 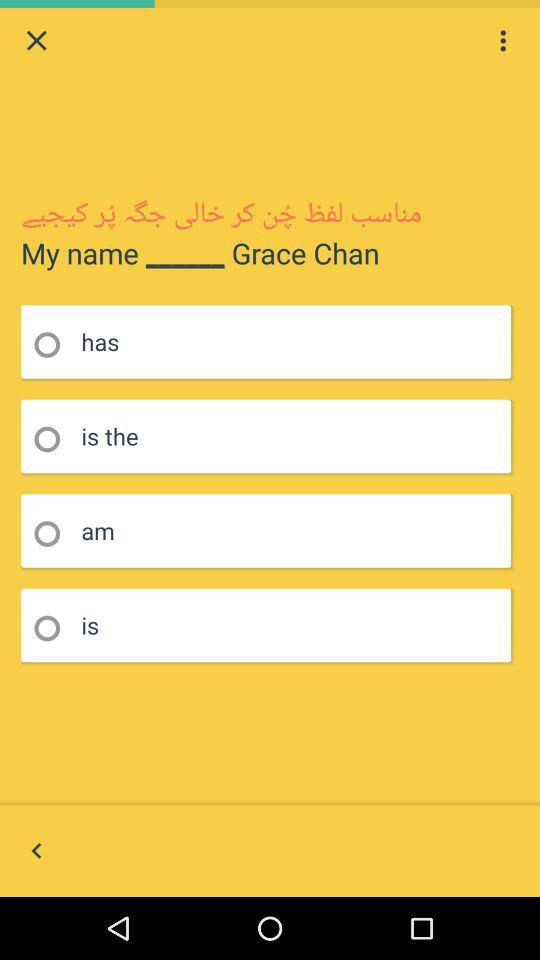 I want to click on the icon at the top right corner, so click(x=502, y=39).